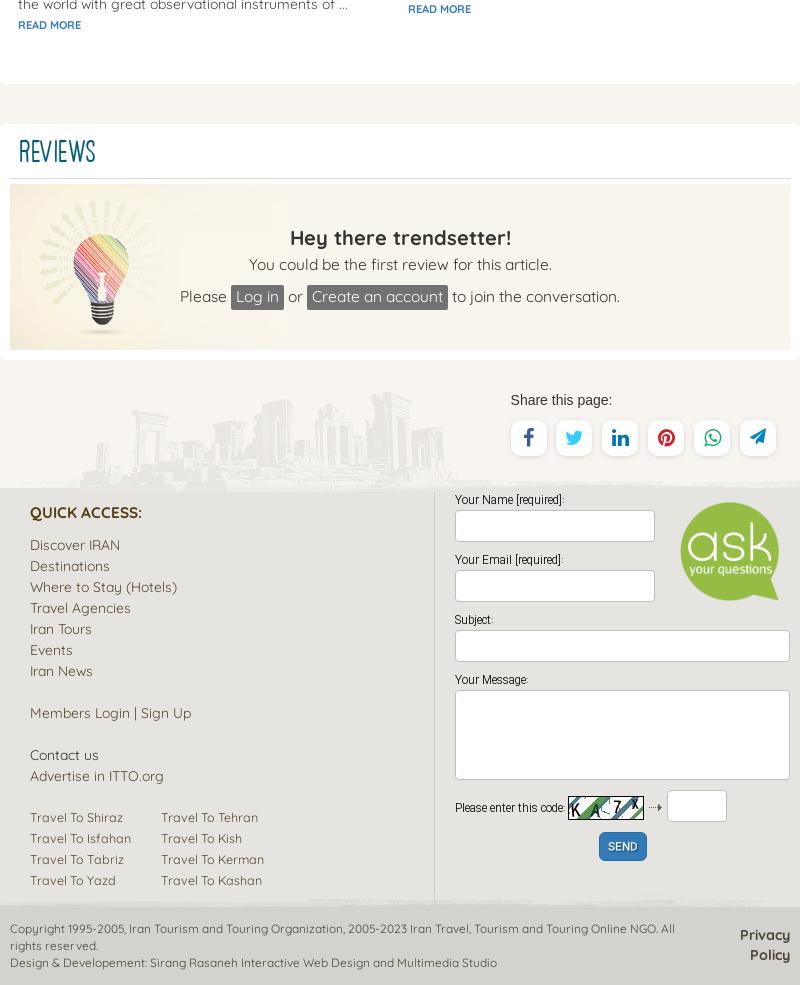  What do you see at coordinates (76, 814) in the screenshot?
I see `'Travel To Shiraz'` at bounding box center [76, 814].